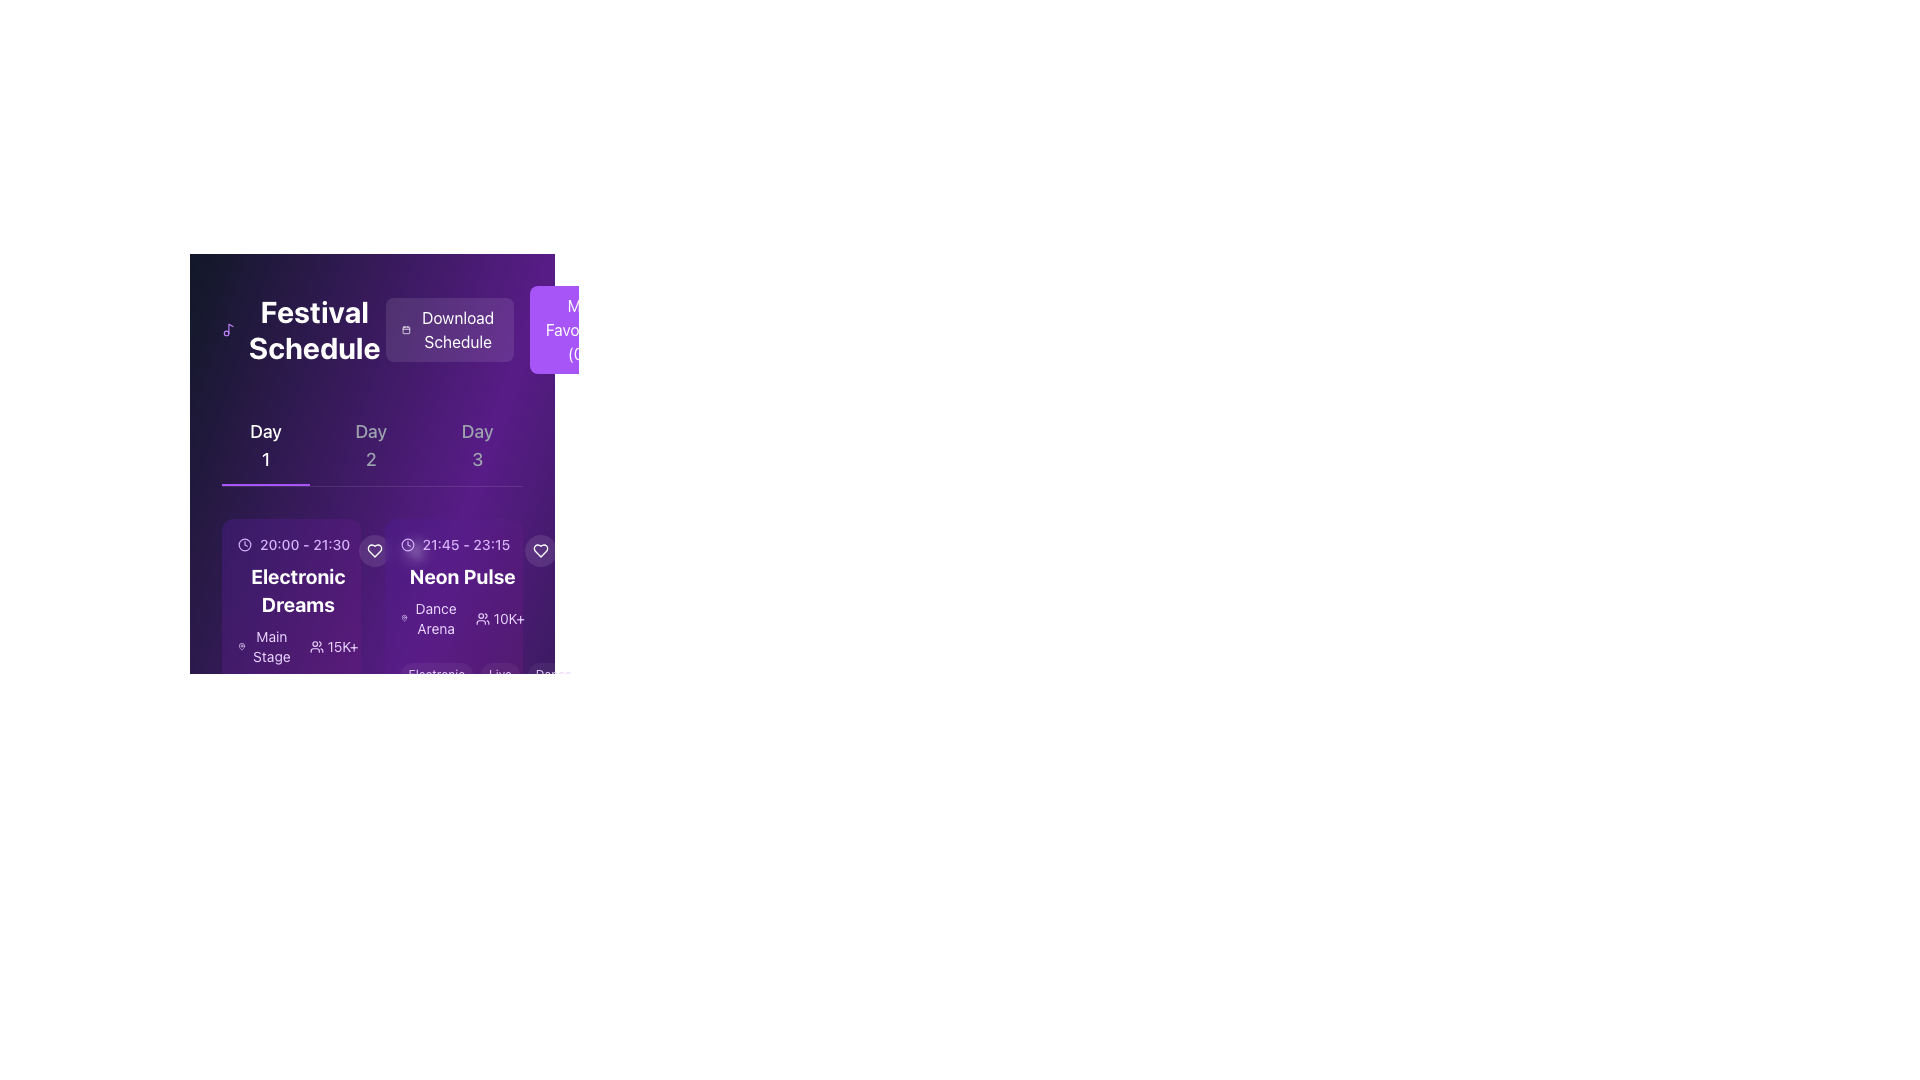 The width and height of the screenshot is (1920, 1080). Describe the element at coordinates (265, 445) in the screenshot. I see `the 'Day 1' button` at that location.